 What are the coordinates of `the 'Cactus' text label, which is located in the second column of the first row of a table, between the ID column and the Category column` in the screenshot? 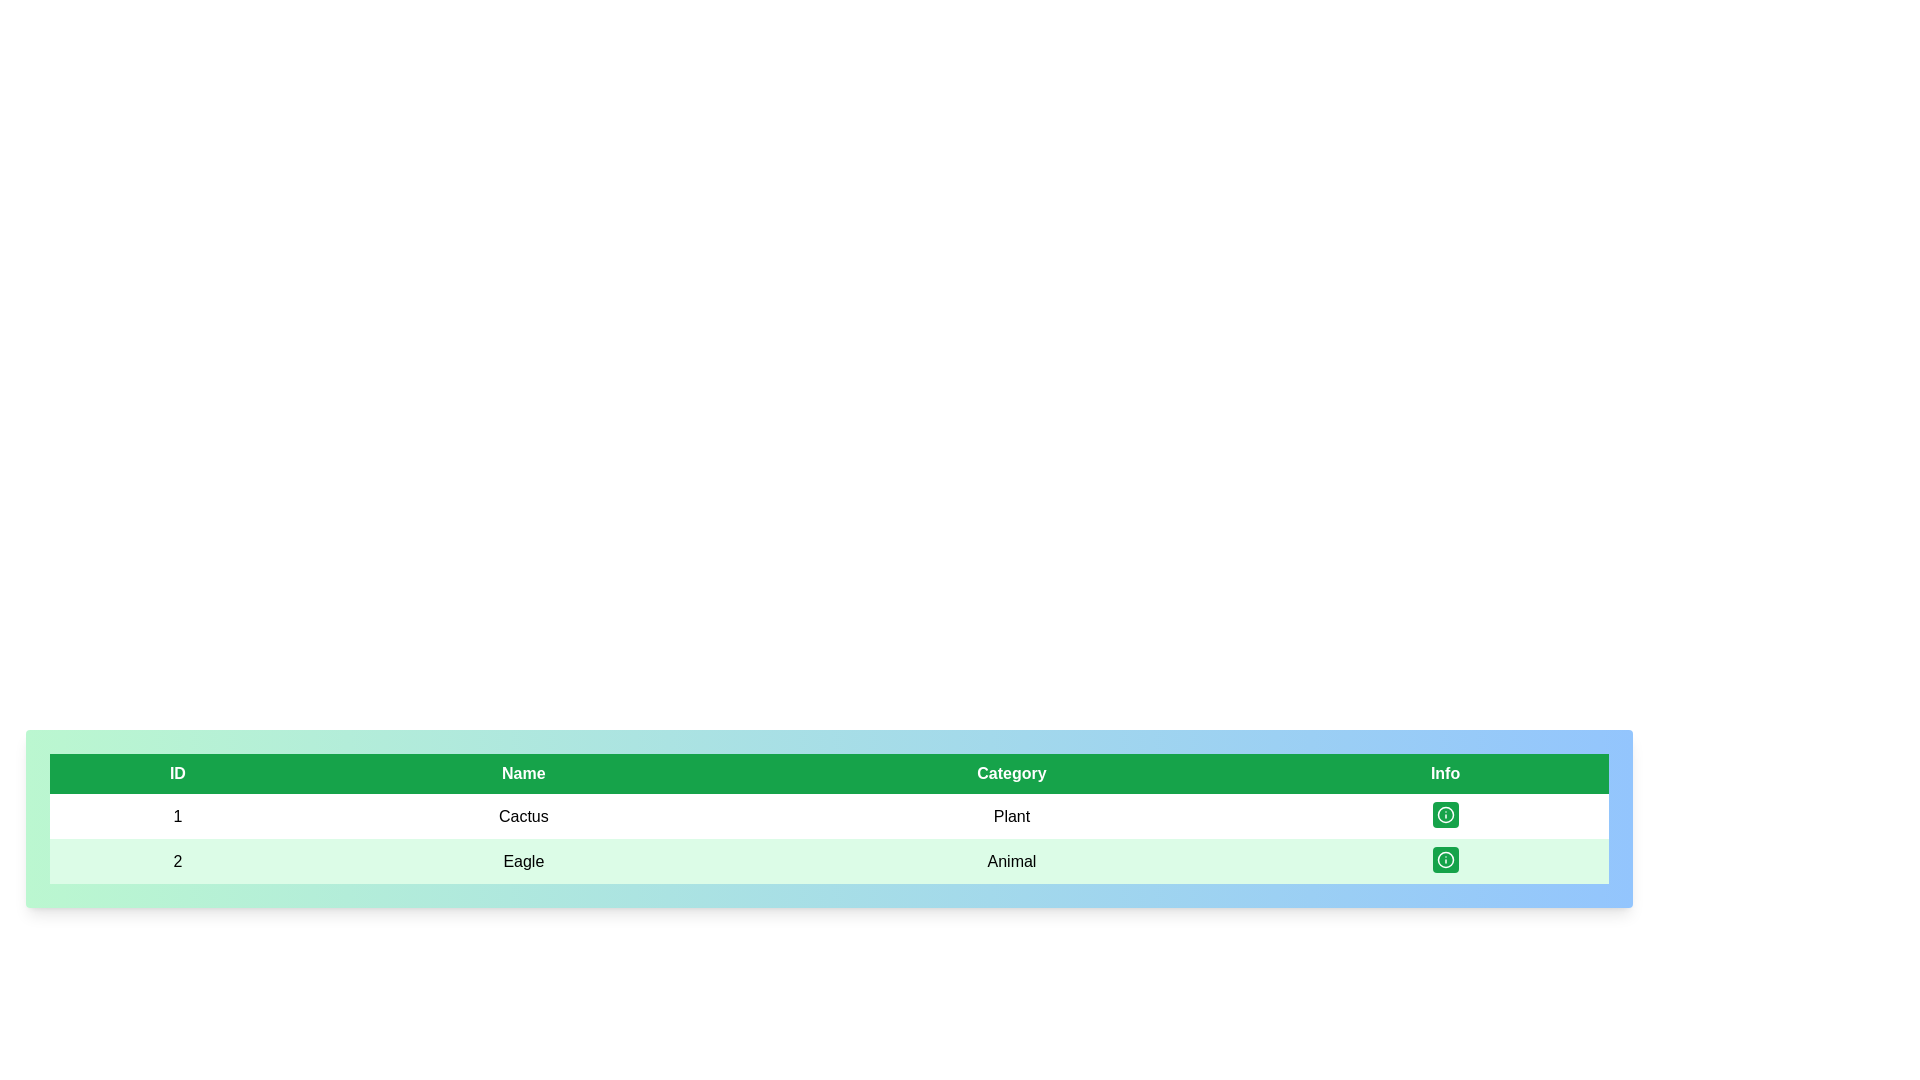 It's located at (523, 816).